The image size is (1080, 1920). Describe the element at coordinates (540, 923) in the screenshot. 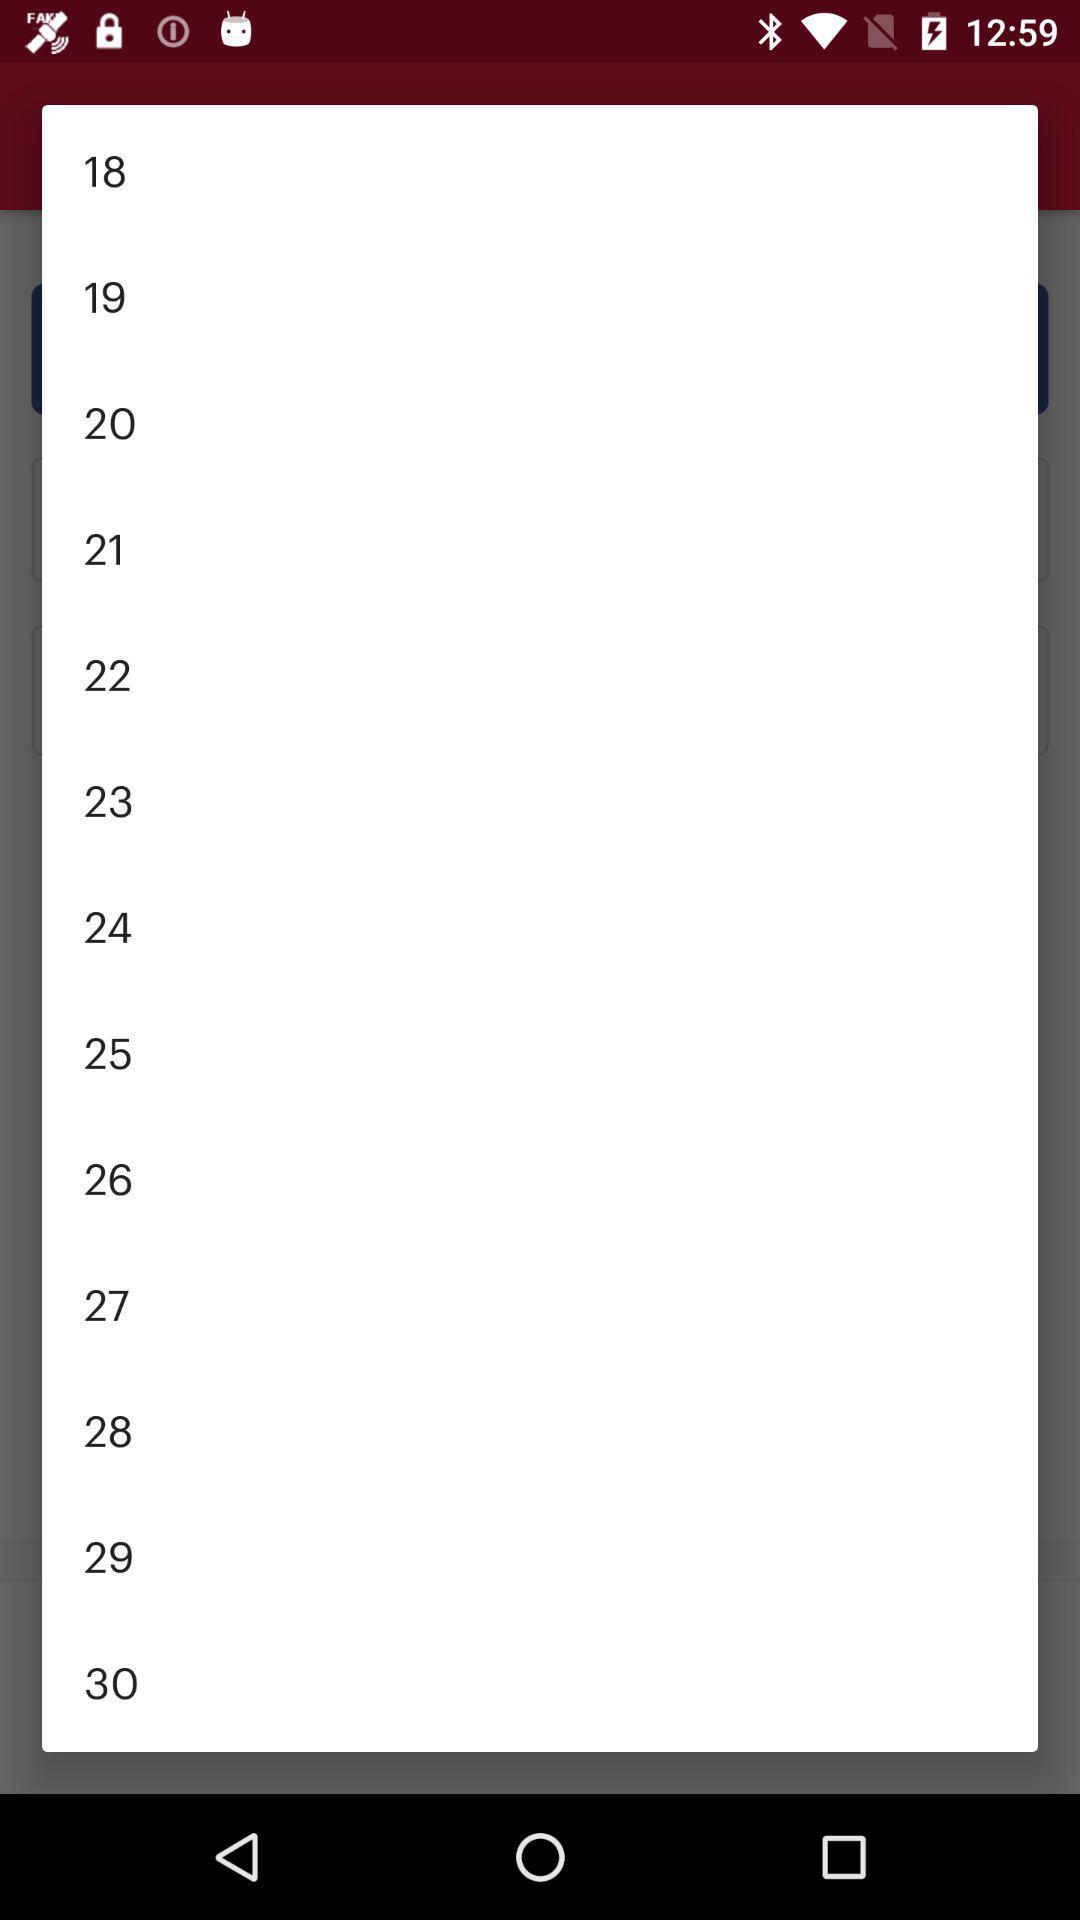

I see `the 24 icon` at that location.